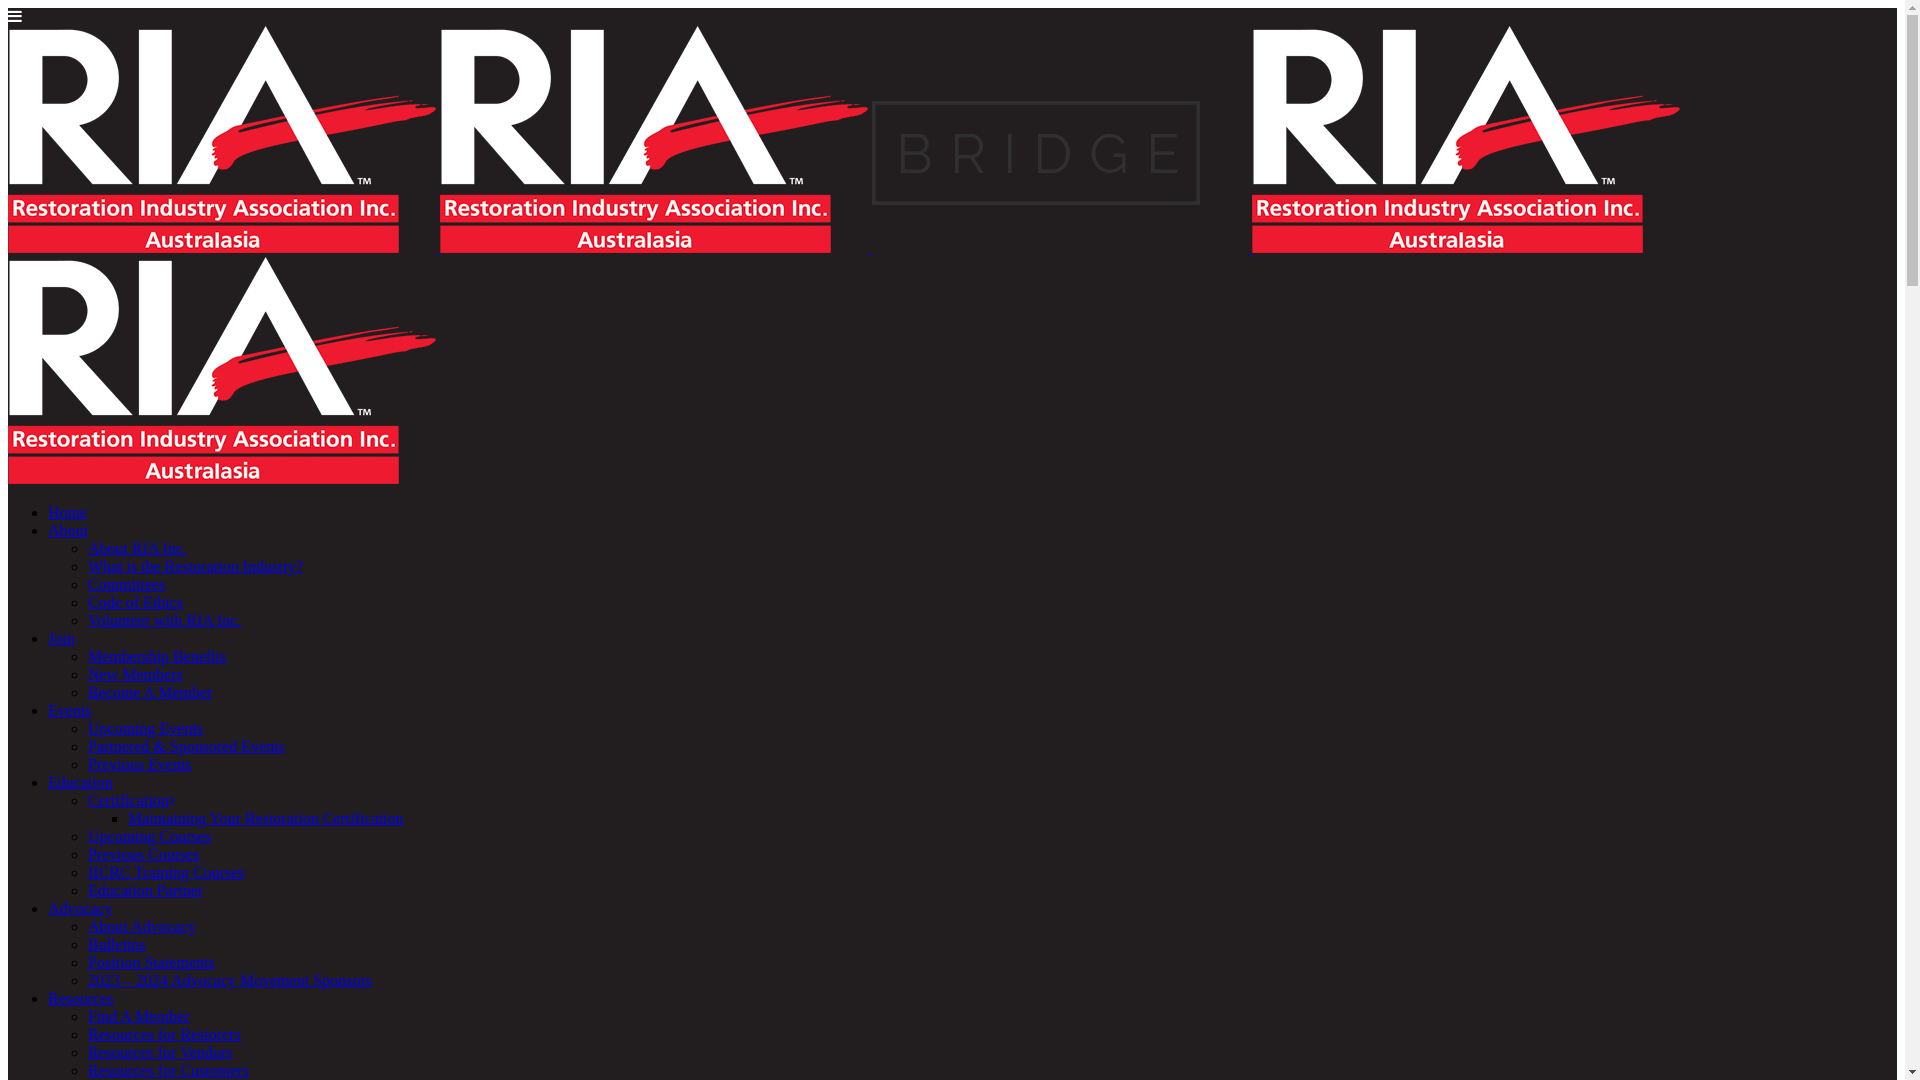  What do you see at coordinates (168, 1069) in the screenshot?
I see `'Resources for Customers'` at bounding box center [168, 1069].